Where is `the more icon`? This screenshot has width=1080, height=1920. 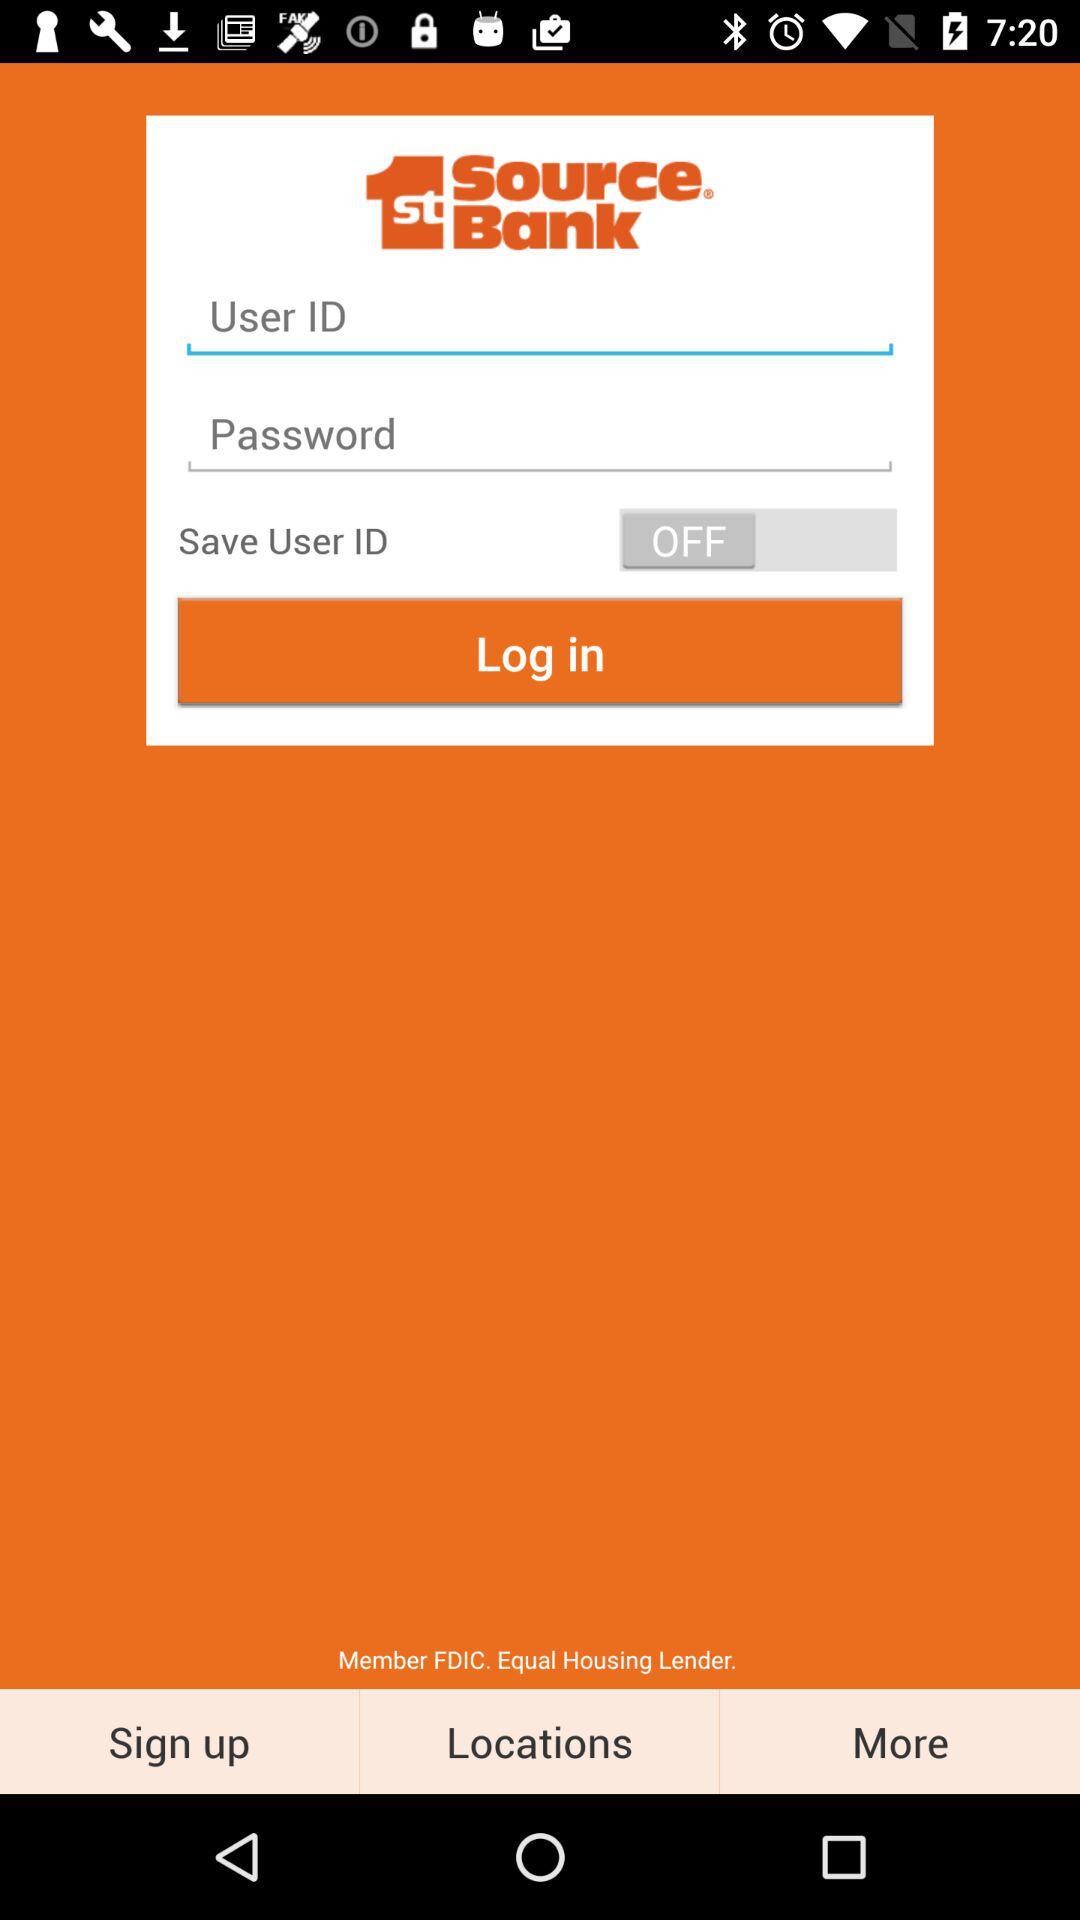
the more icon is located at coordinates (898, 1740).